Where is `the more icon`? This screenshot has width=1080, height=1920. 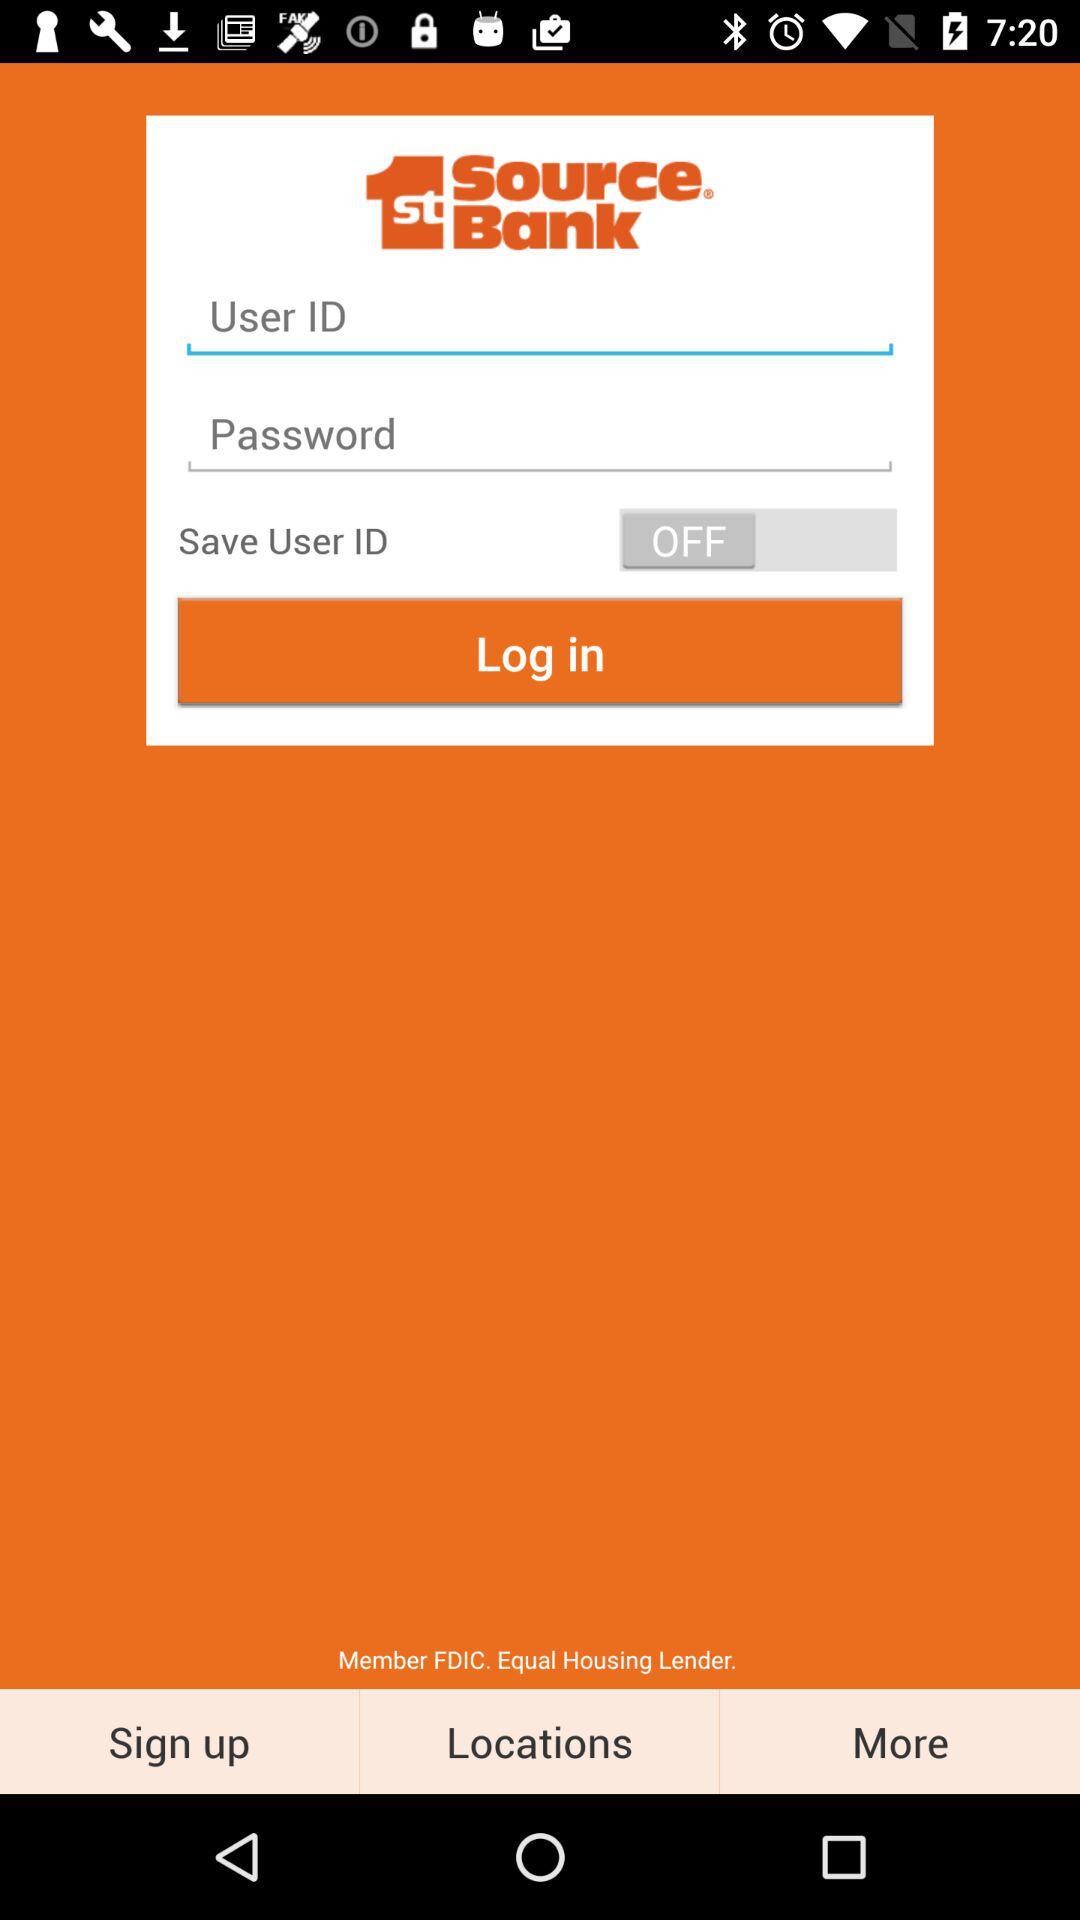
the more icon is located at coordinates (898, 1740).